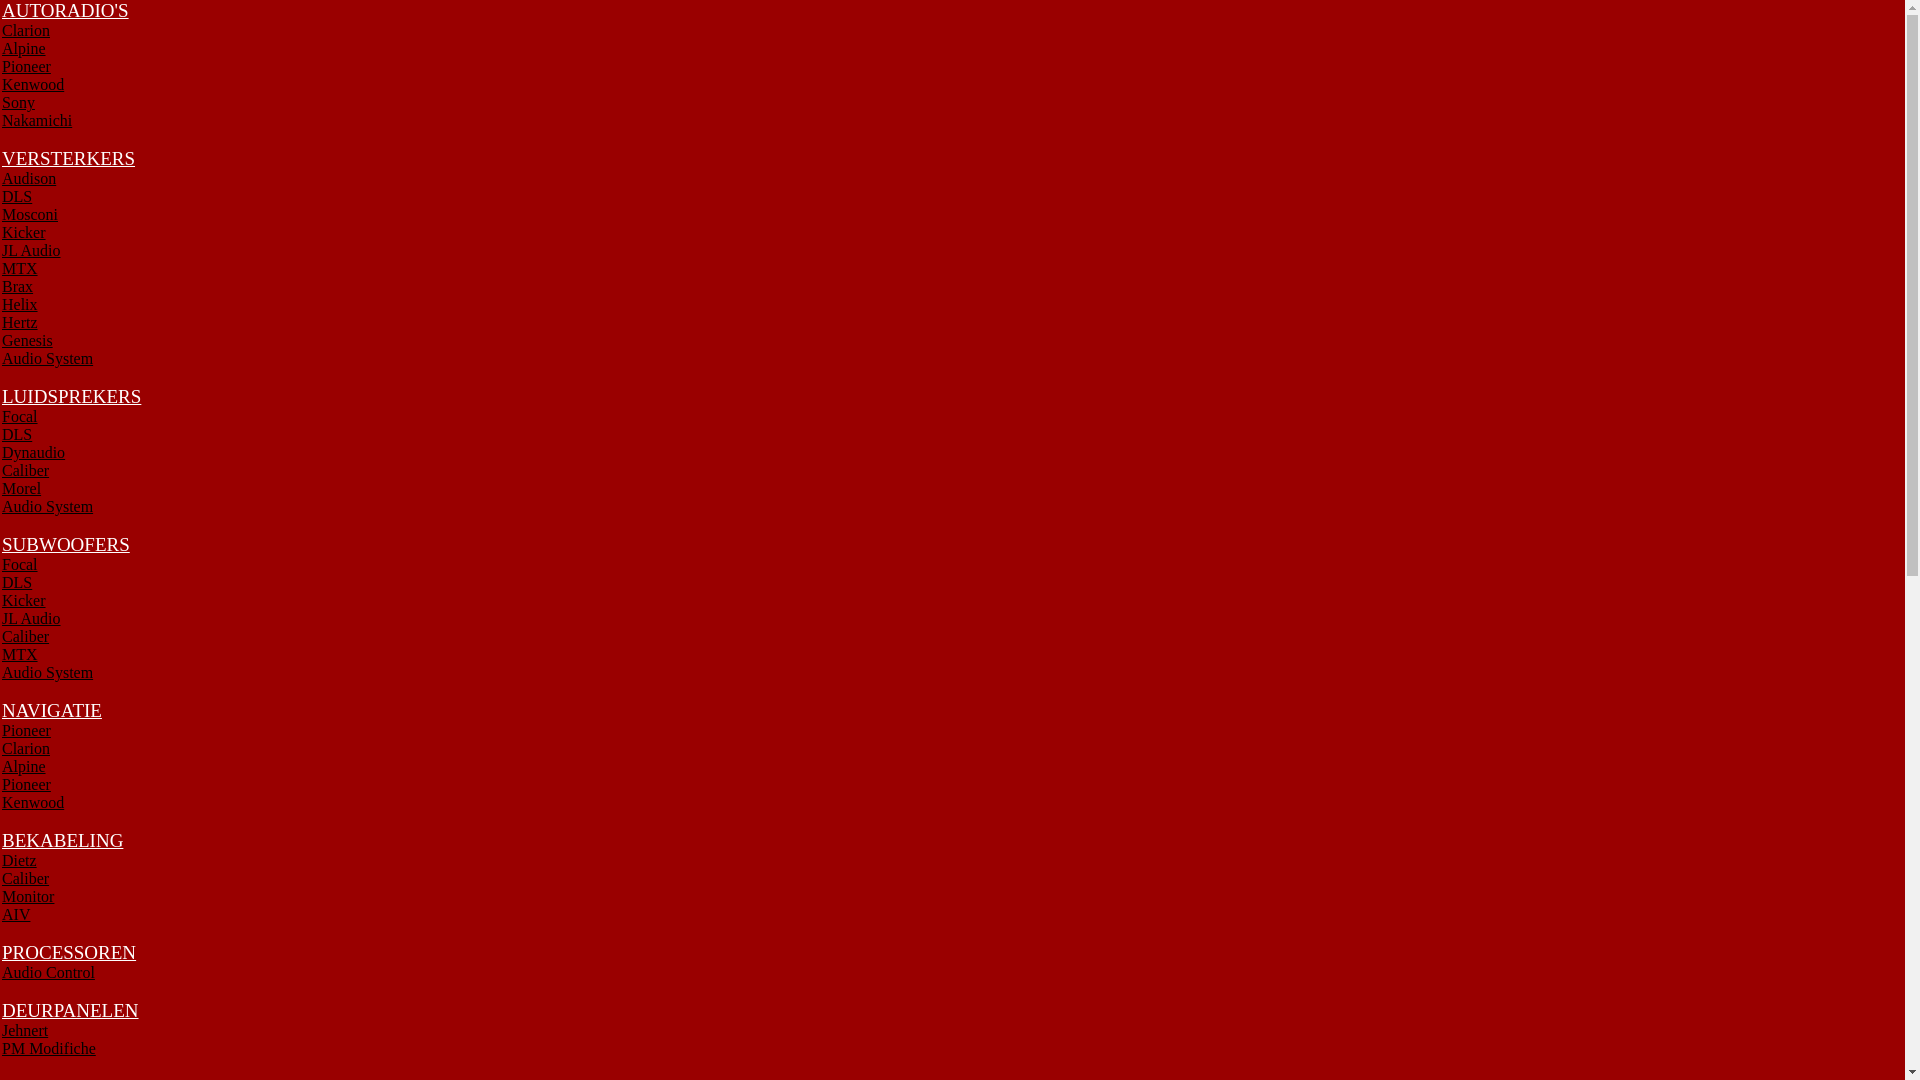  What do you see at coordinates (19, 859) in the screenshot?
I see `'Dietz'` at bounding box center [19, 859].